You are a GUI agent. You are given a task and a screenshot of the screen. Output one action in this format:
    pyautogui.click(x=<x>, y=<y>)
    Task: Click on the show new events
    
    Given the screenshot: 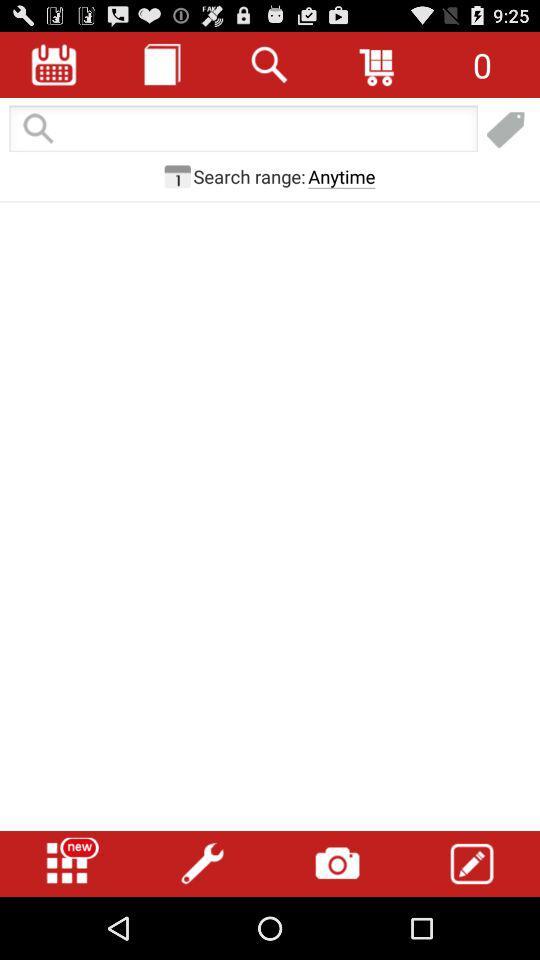 What is the action you would take?
    pyautogui.click(x=67, y=863)
    